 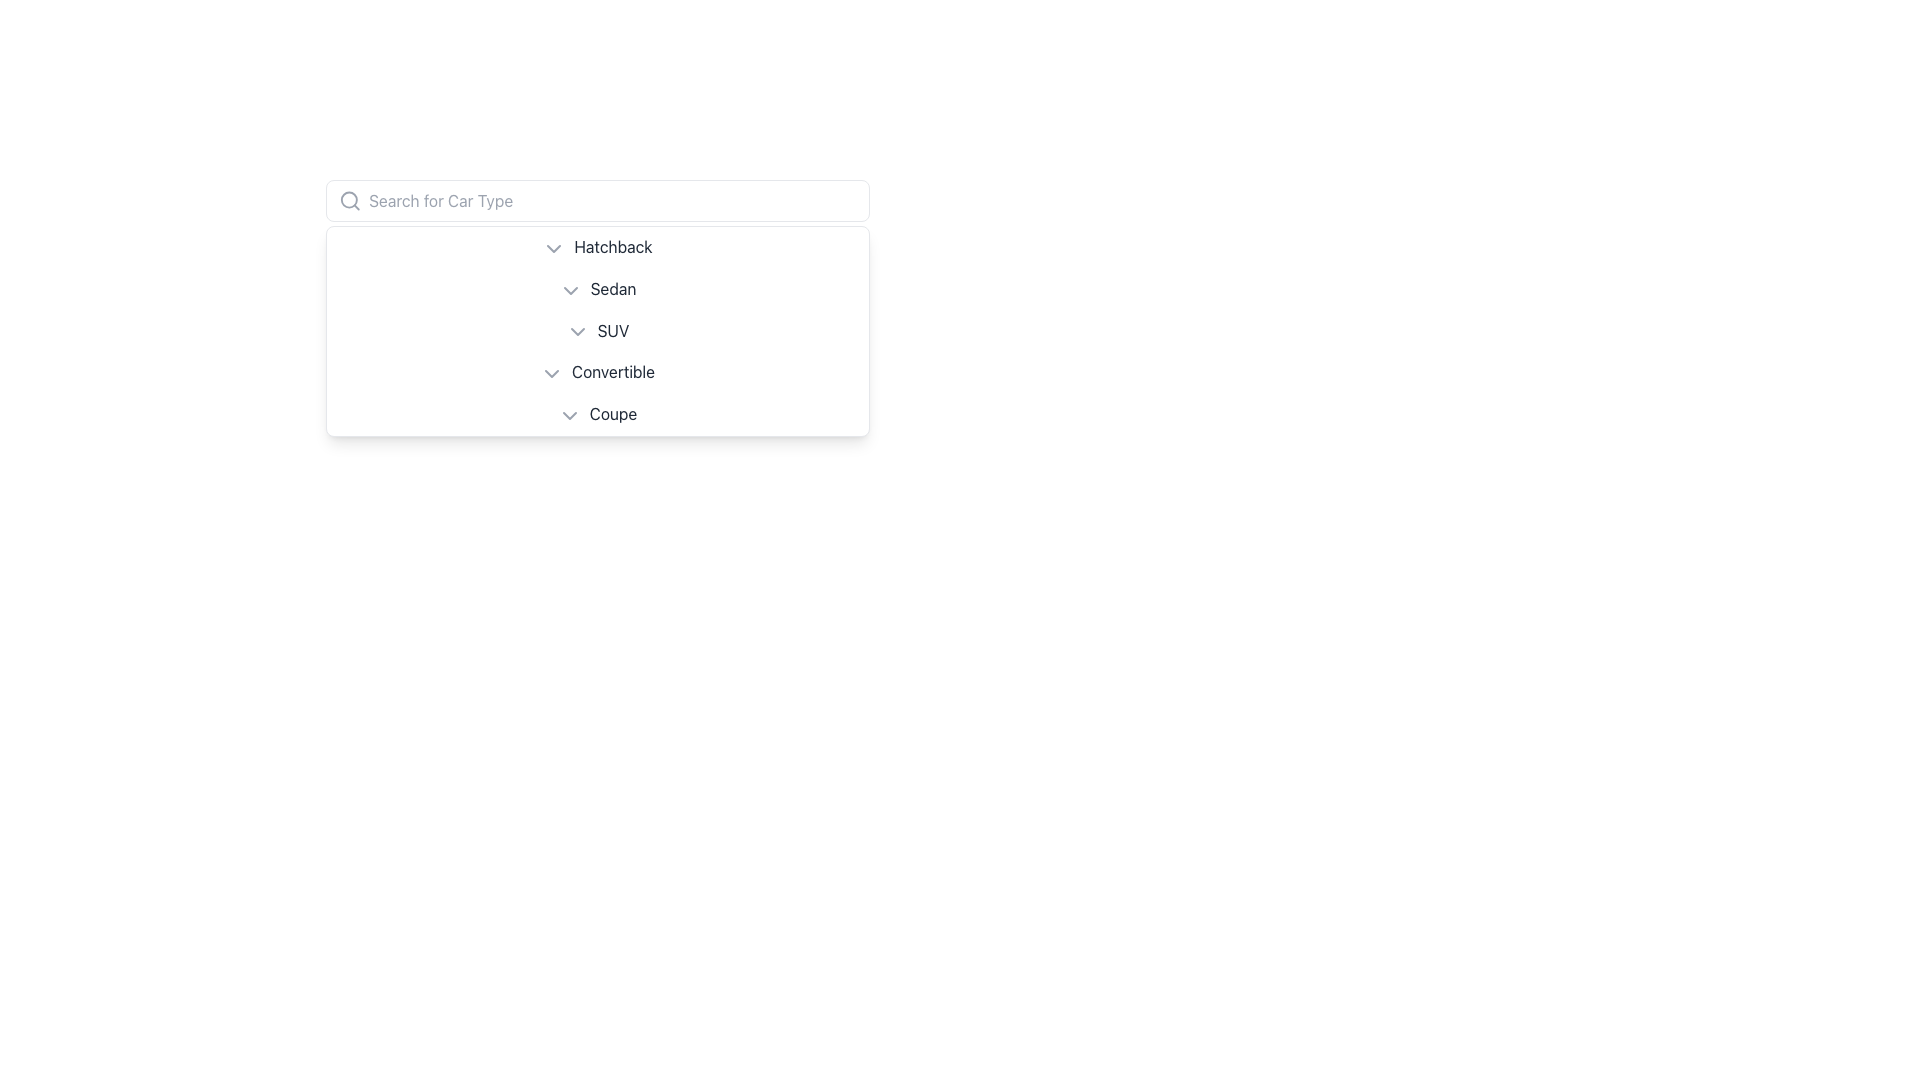 I want to click on the chevron icon located to the left of the 'SUV' text in the dropdown menu, so click(x=576, y=331).